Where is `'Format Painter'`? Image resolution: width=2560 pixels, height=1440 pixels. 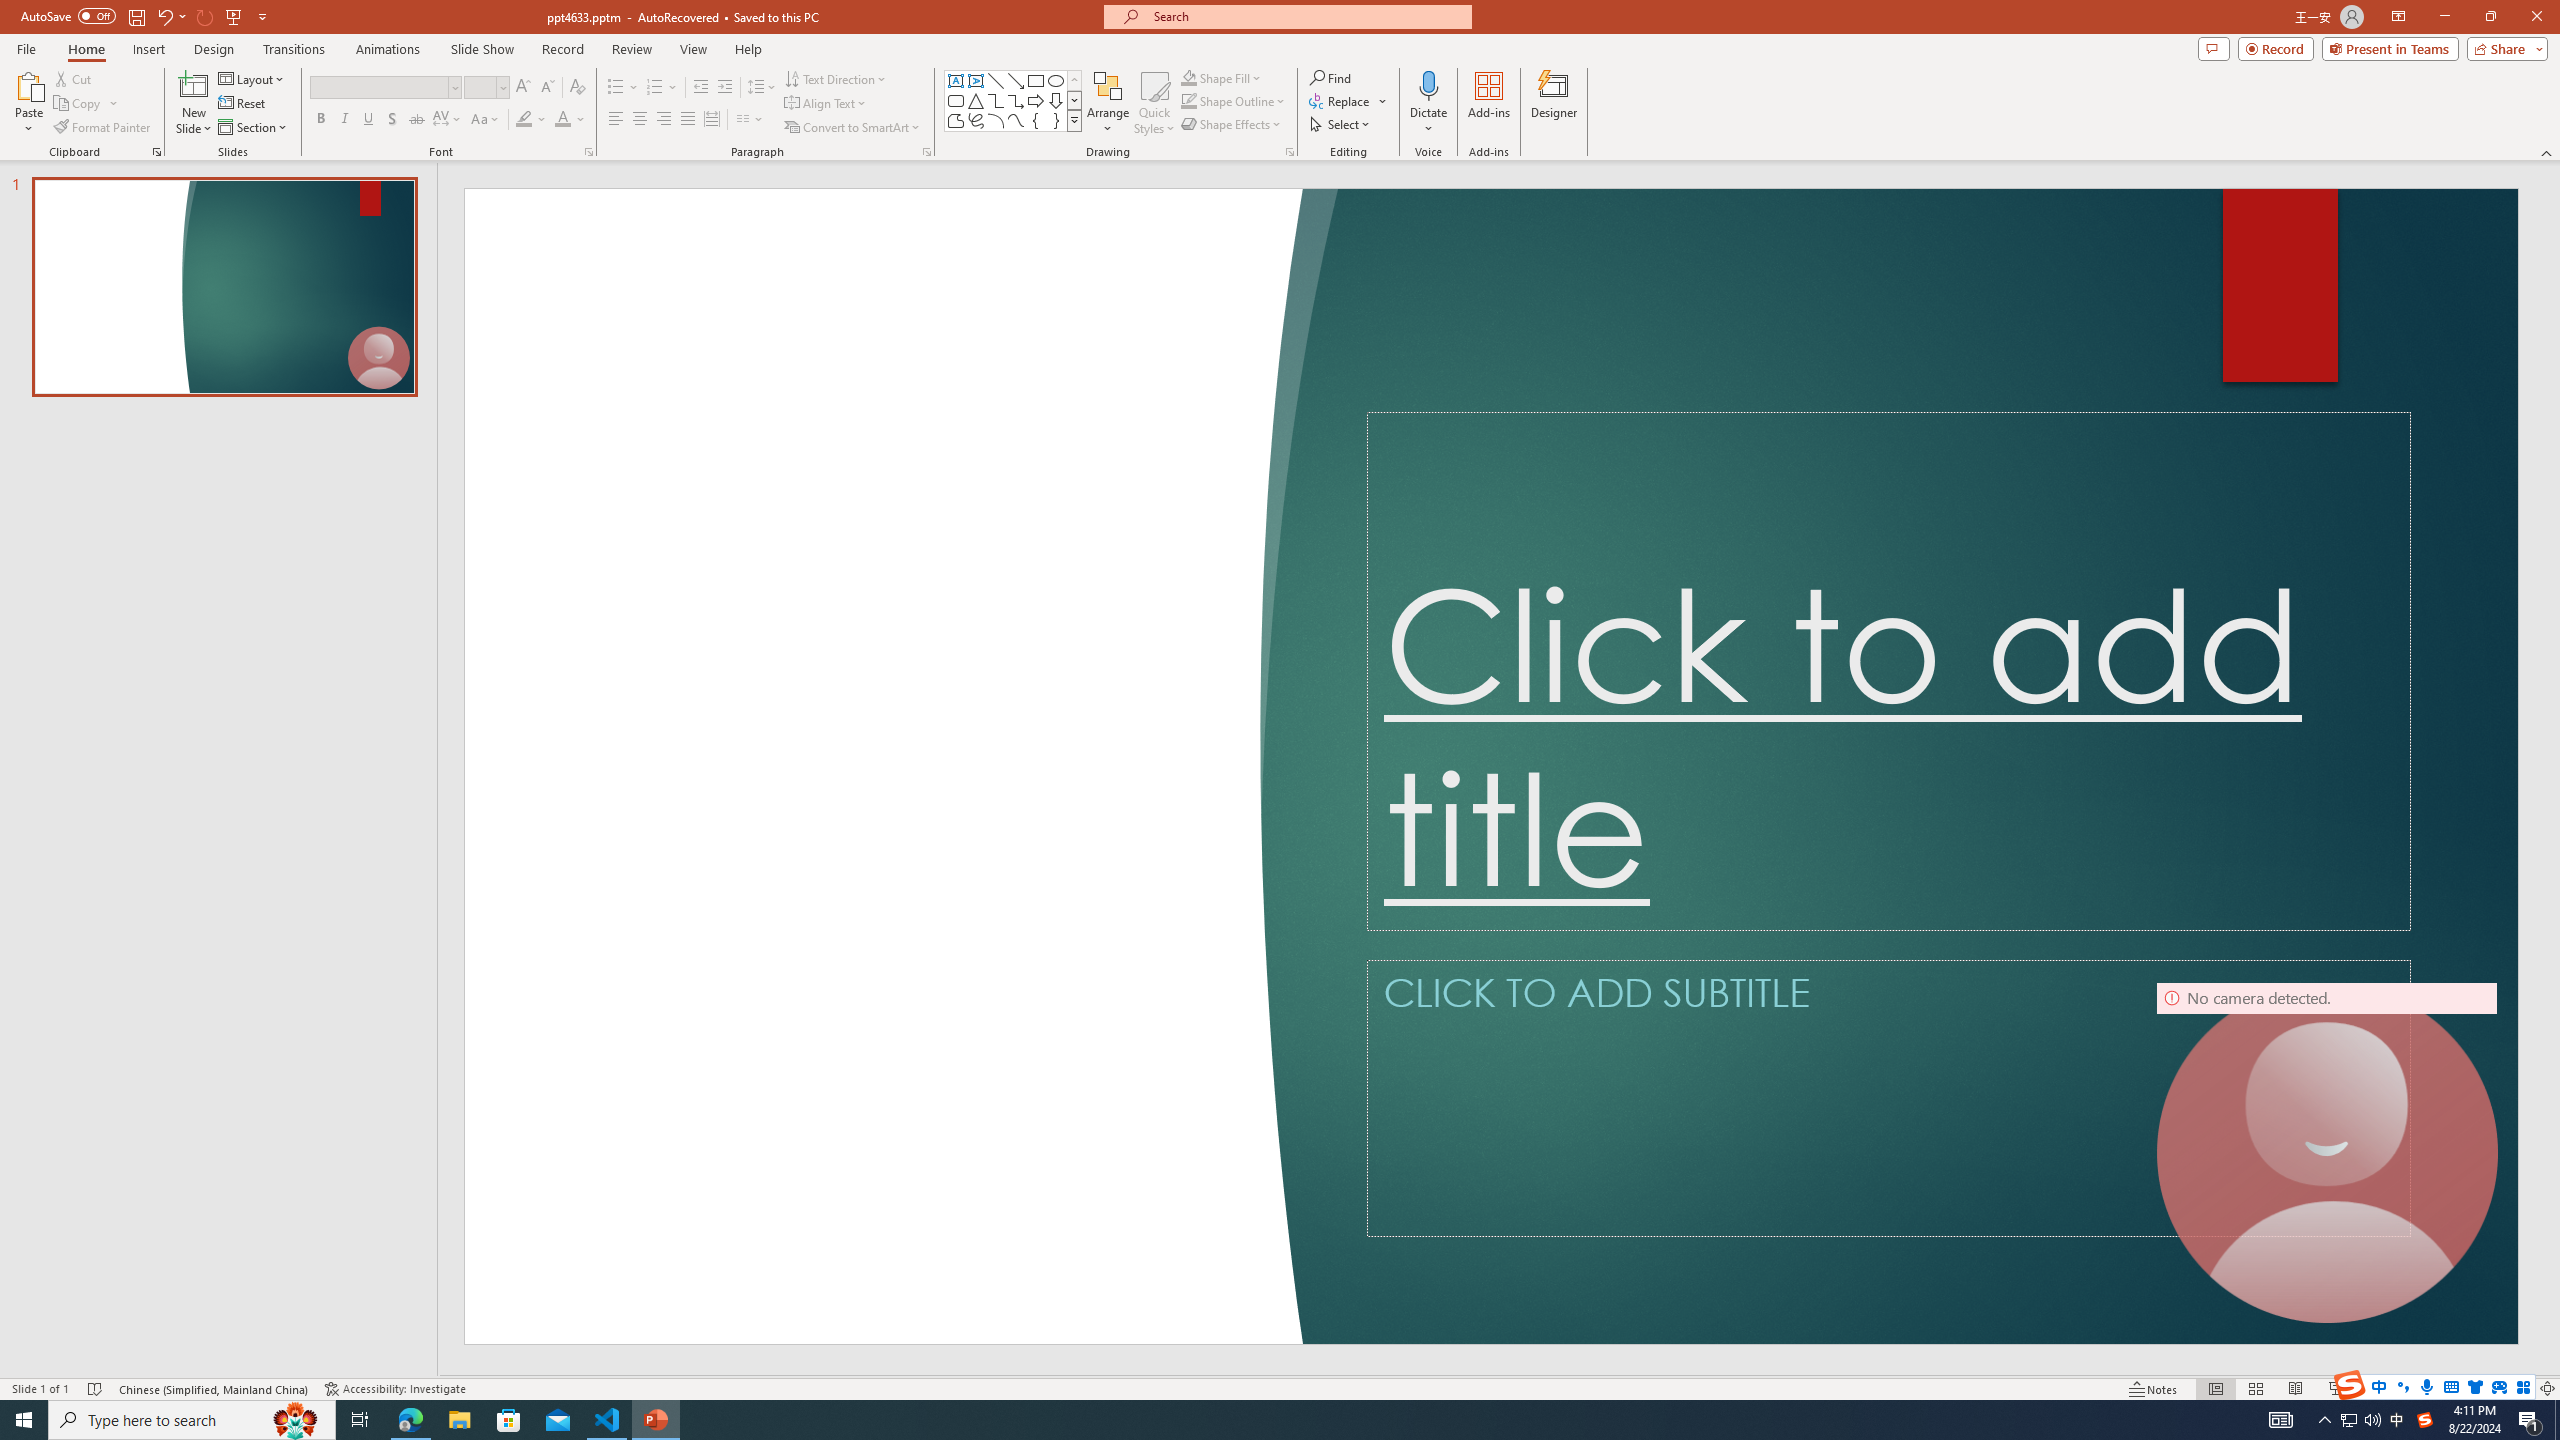 'Format Painter' is located at coordinates (102, 127).